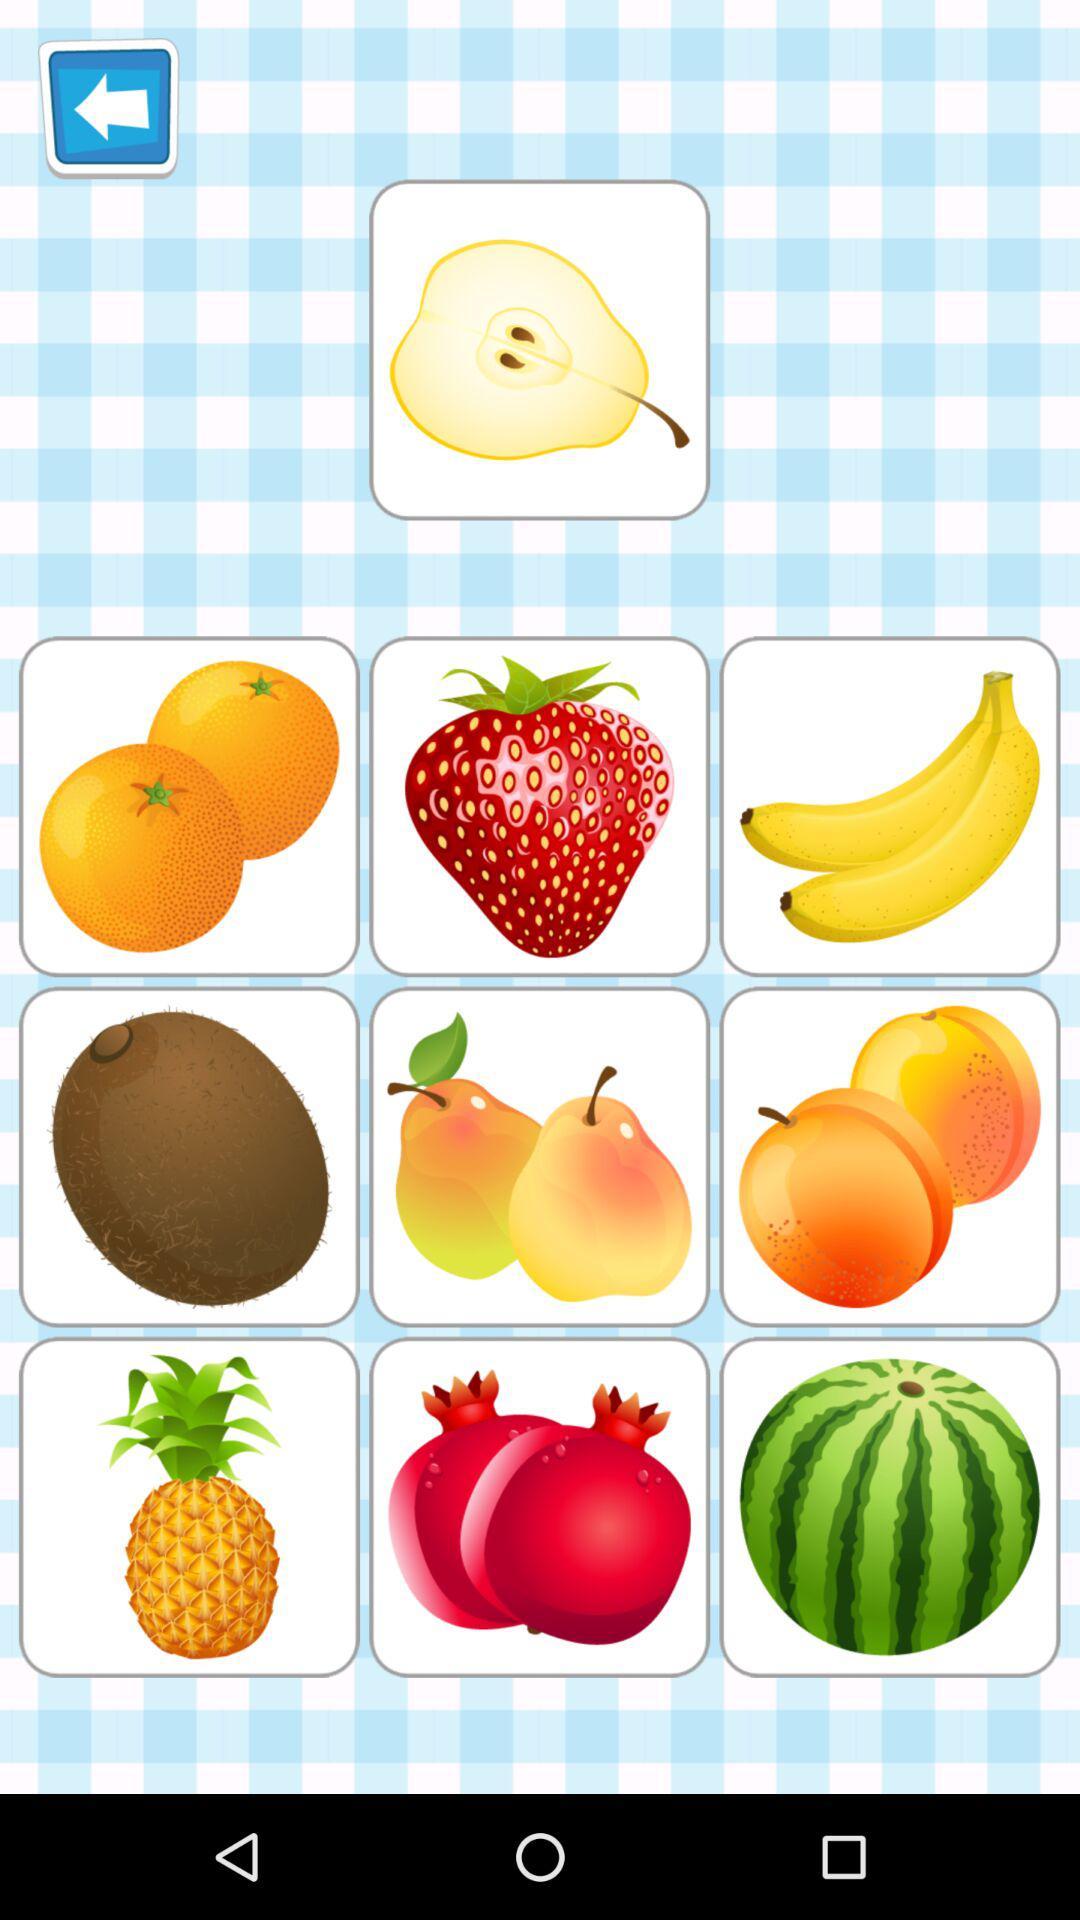 This screenshot has width=1080, height=1920. What do you see at coordinates (538, 349) in the screenshot?
I see `click top middle pear` at bounding box center [538, 349].